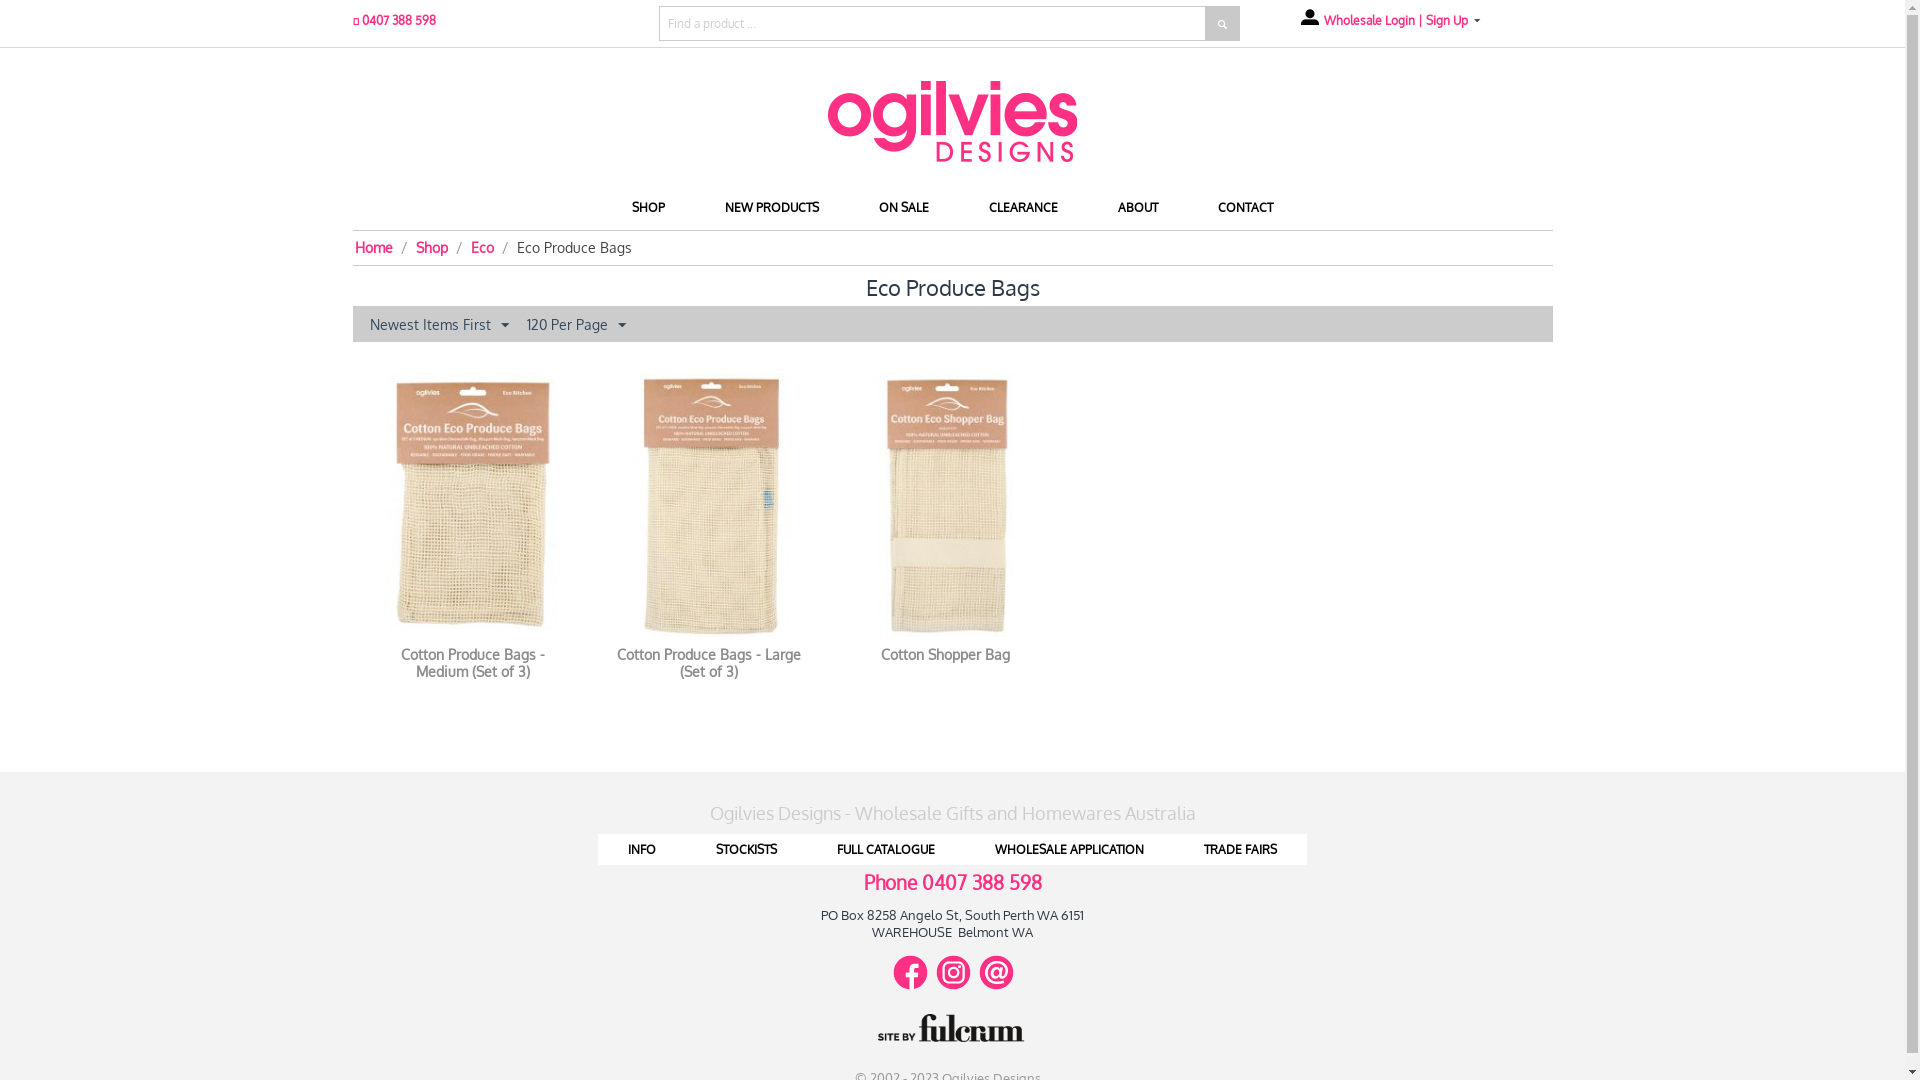  What do you see at coordinates (373, 246) in the screenshot?
I see `'Home'` at bounding box center [373, 246].